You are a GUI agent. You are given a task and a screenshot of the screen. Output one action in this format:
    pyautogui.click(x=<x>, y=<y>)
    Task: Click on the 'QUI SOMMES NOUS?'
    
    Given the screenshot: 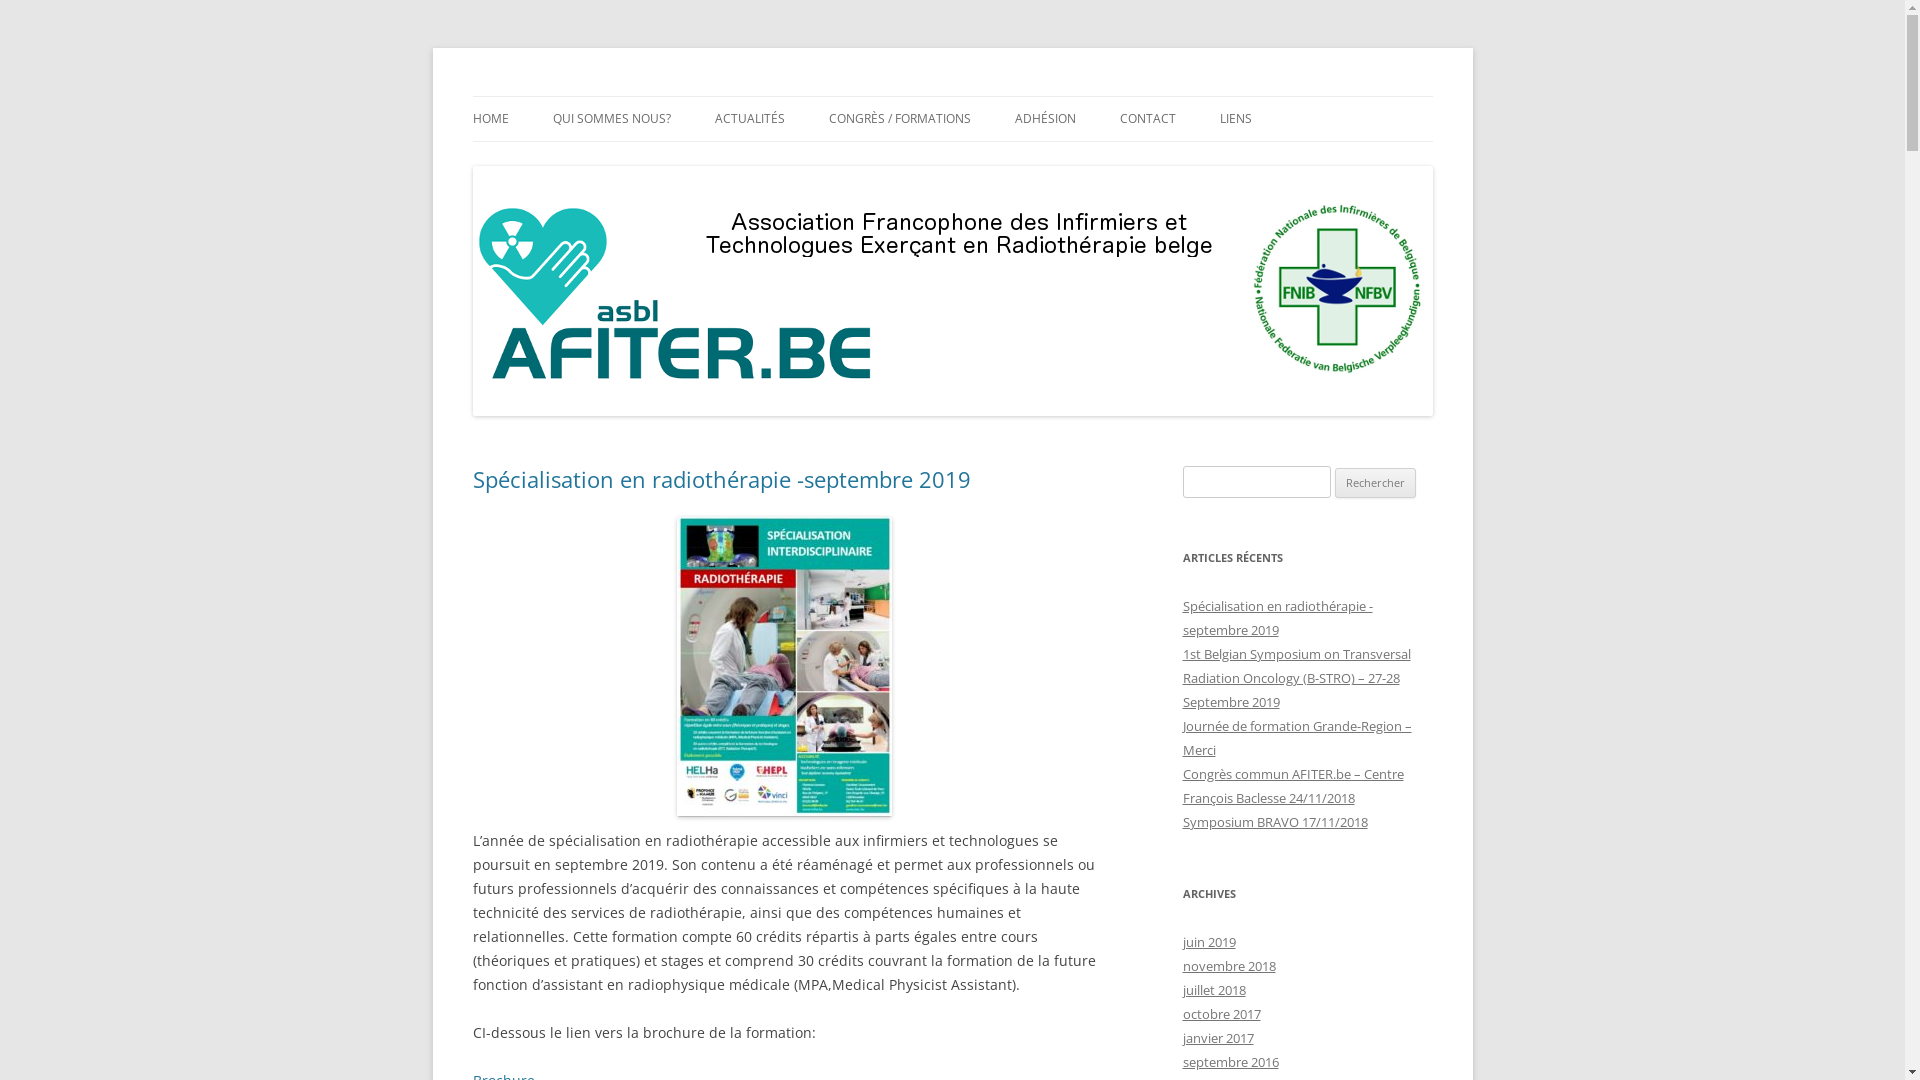 What is the action you would take?
    pyautogui.click(x=609, y=119)
    